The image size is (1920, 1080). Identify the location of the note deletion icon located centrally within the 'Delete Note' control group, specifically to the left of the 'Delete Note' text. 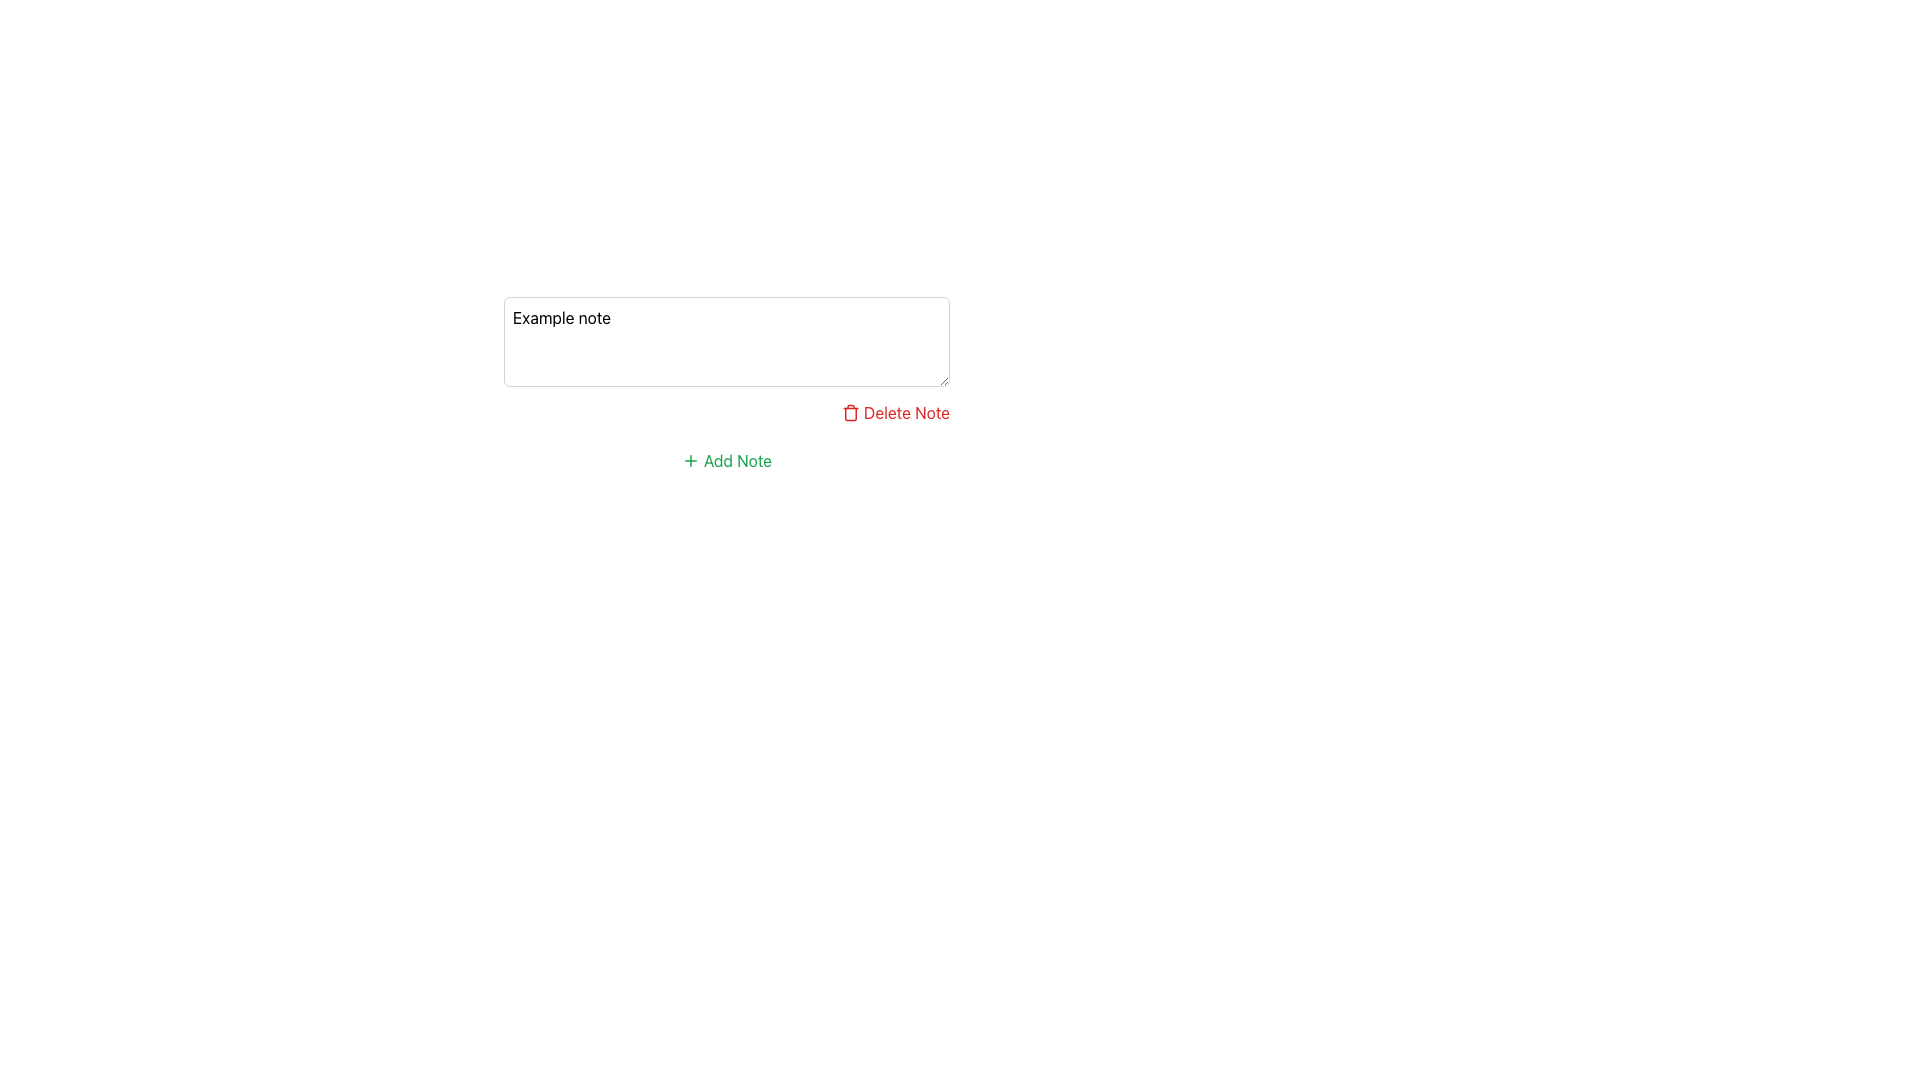
(850, 411).